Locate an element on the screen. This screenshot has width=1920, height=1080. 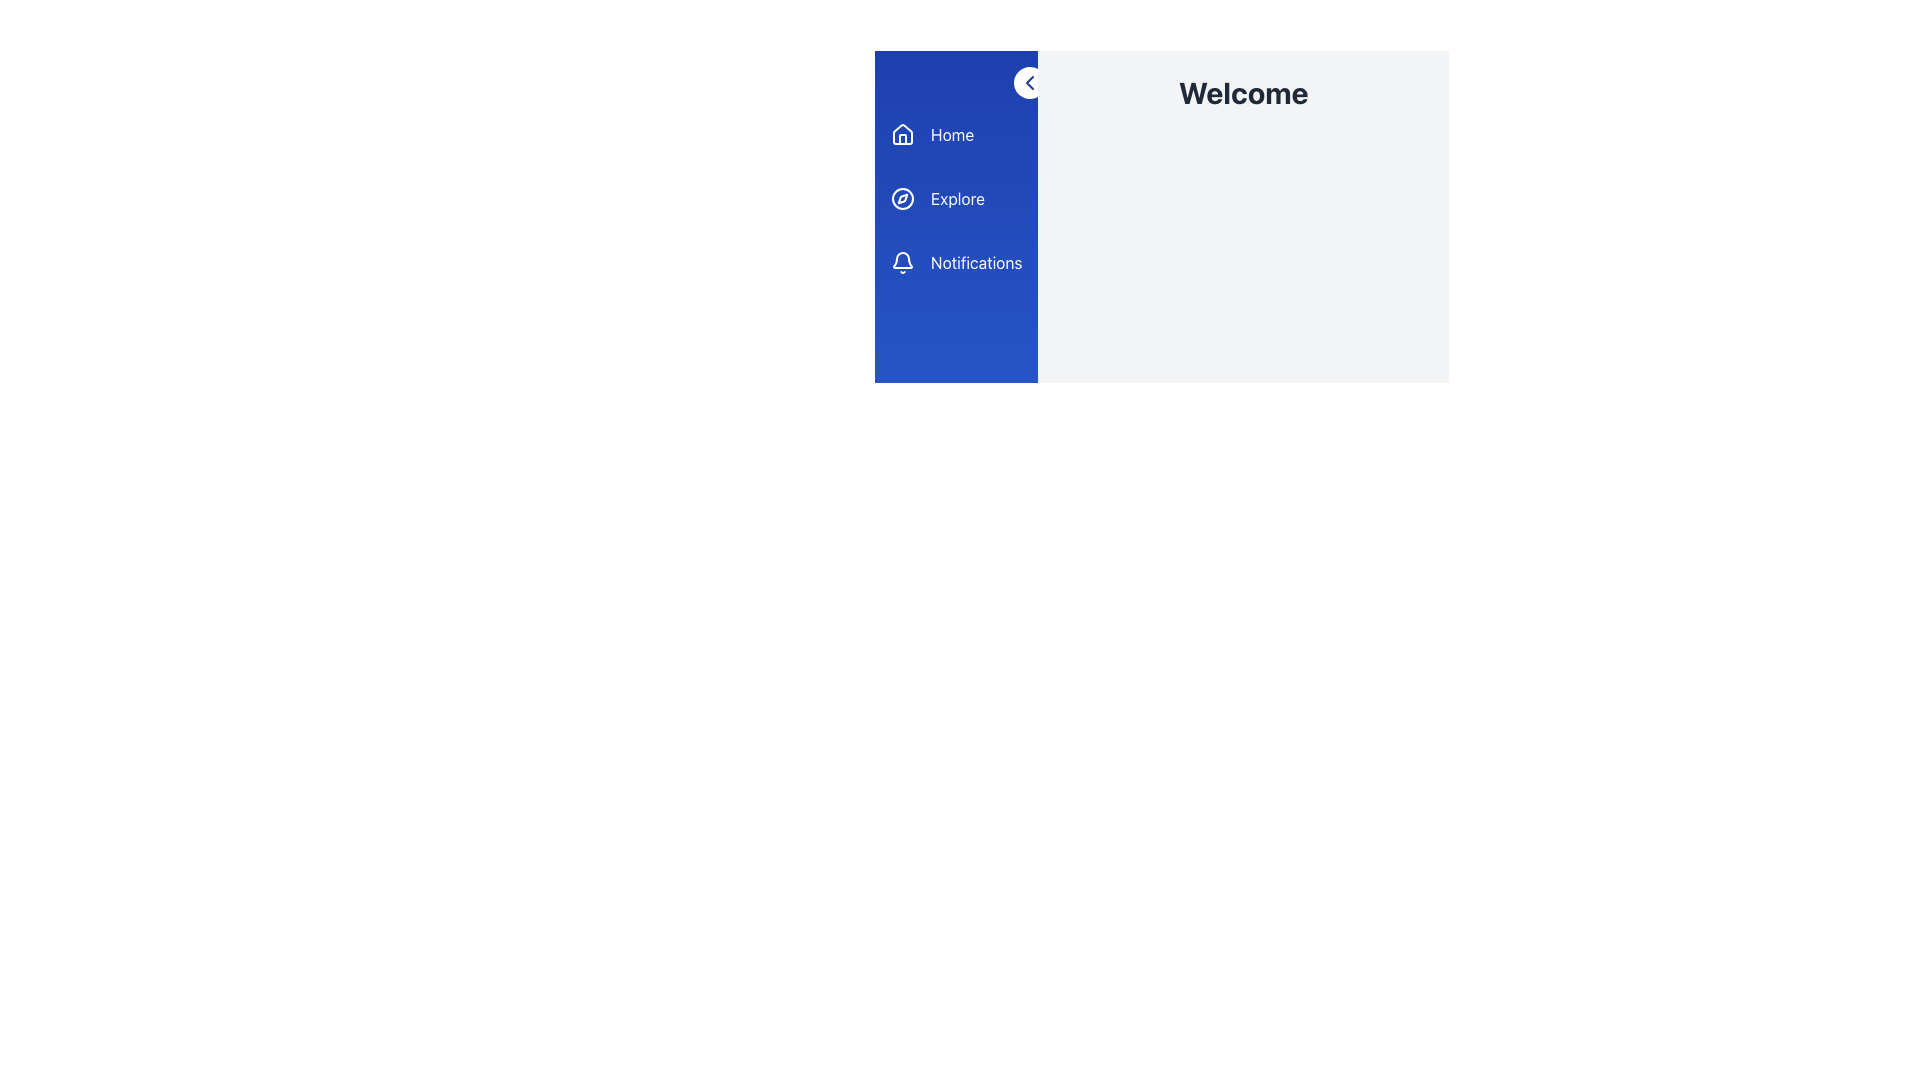
the 'Explore' button, which is a rectangular button with a blue background, white text, and a compass icon, located below the 'Home' button in the vertical navigation bar is located at coordinates (936, 199).